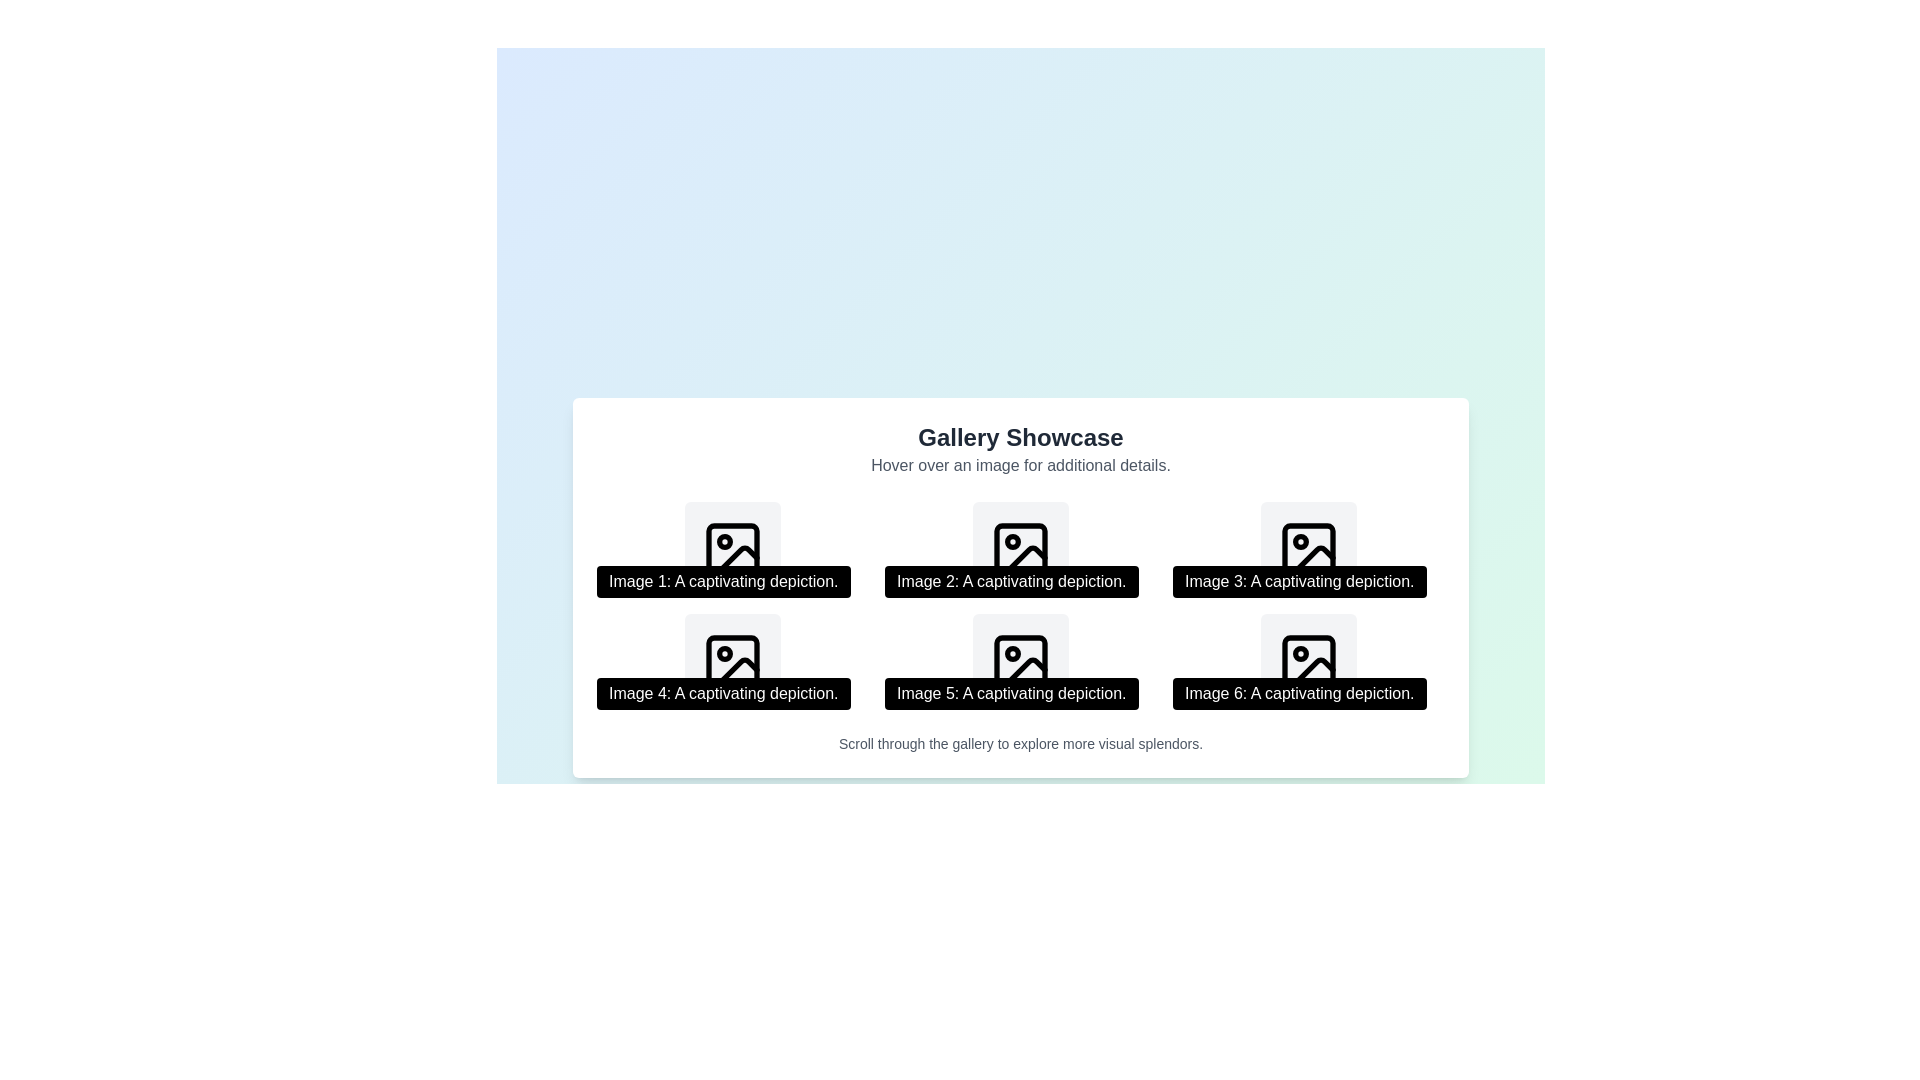  What do you see at coordinates (1025, 560) in the screenshot?
I see `the triangular vector graphic that resembles a mountain, located in the lower right corner of the 'Image 2: A captivating depiction' SVG icon` at bounding box center [1025, 560].